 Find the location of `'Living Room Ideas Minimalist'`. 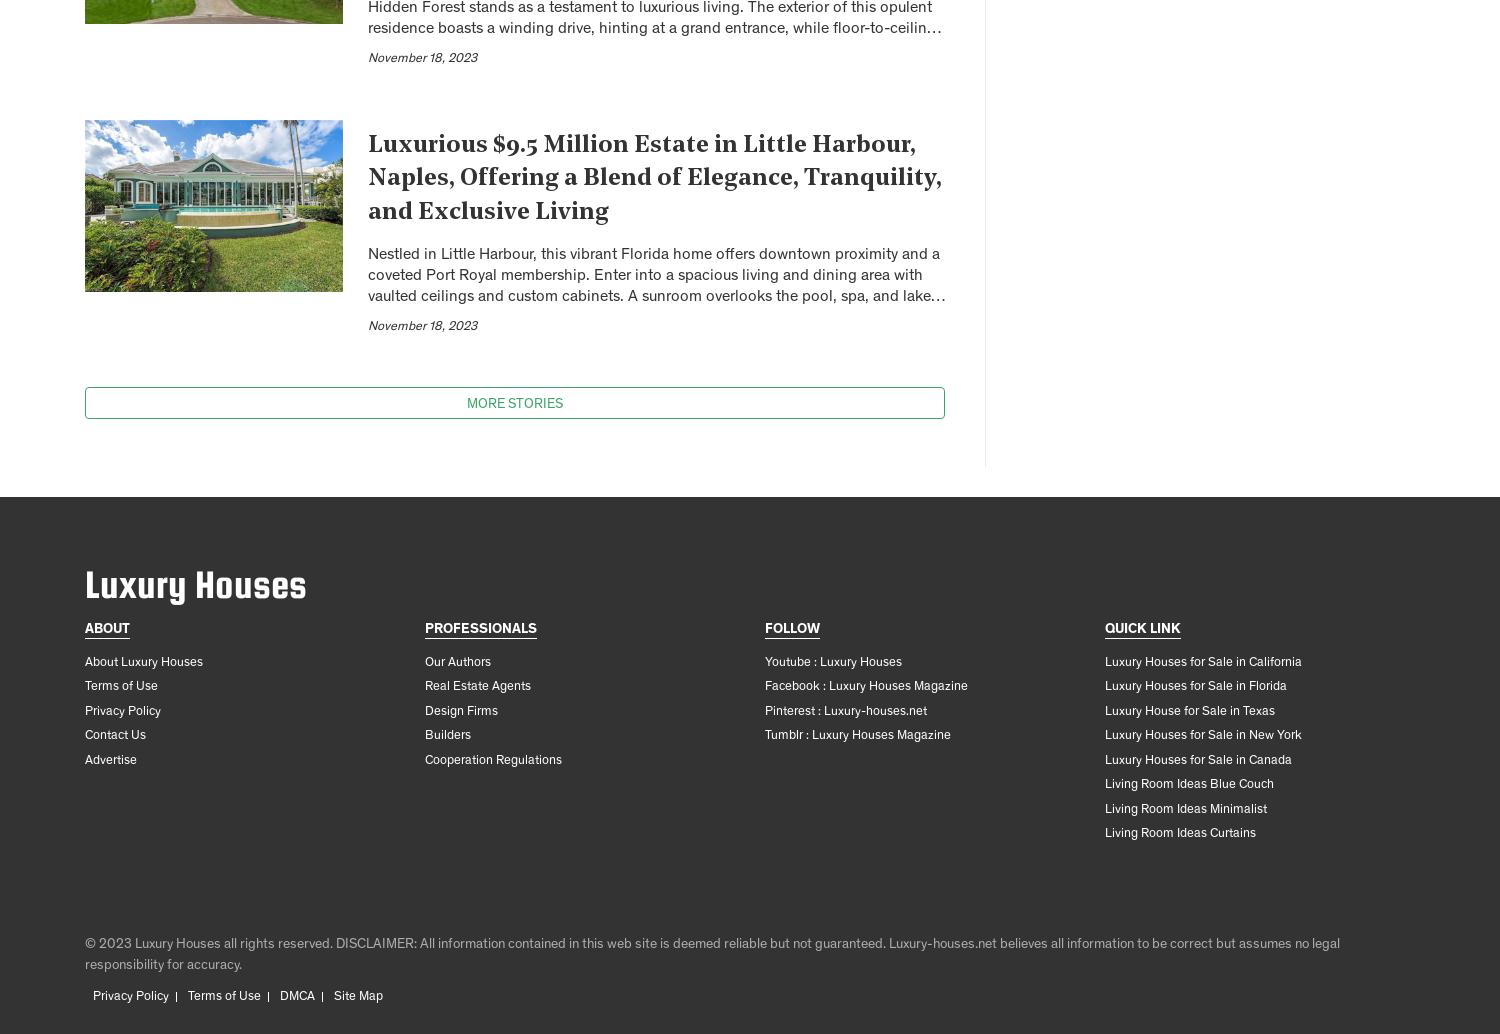

'Living Room Ideas Minimalist' is located at coordinates (1186, 808).